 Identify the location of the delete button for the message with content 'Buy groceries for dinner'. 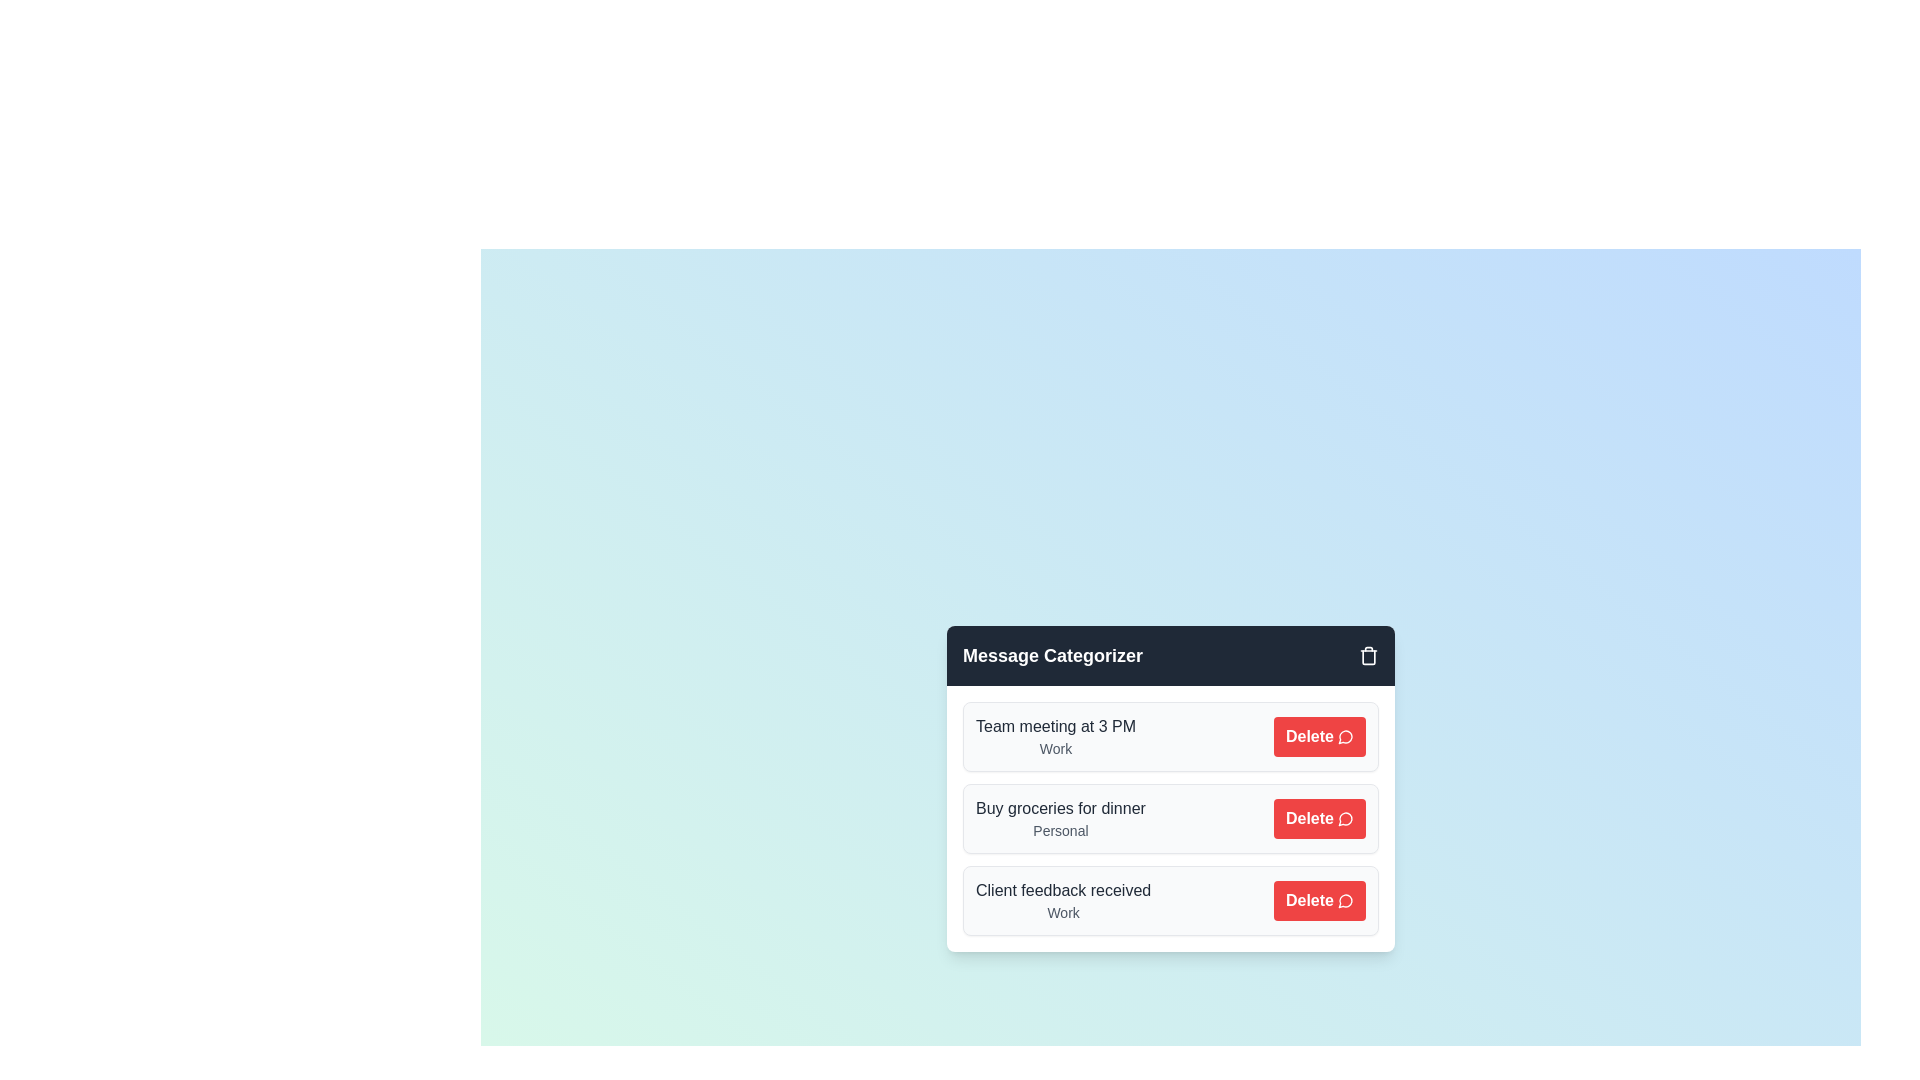
(1320, 818).